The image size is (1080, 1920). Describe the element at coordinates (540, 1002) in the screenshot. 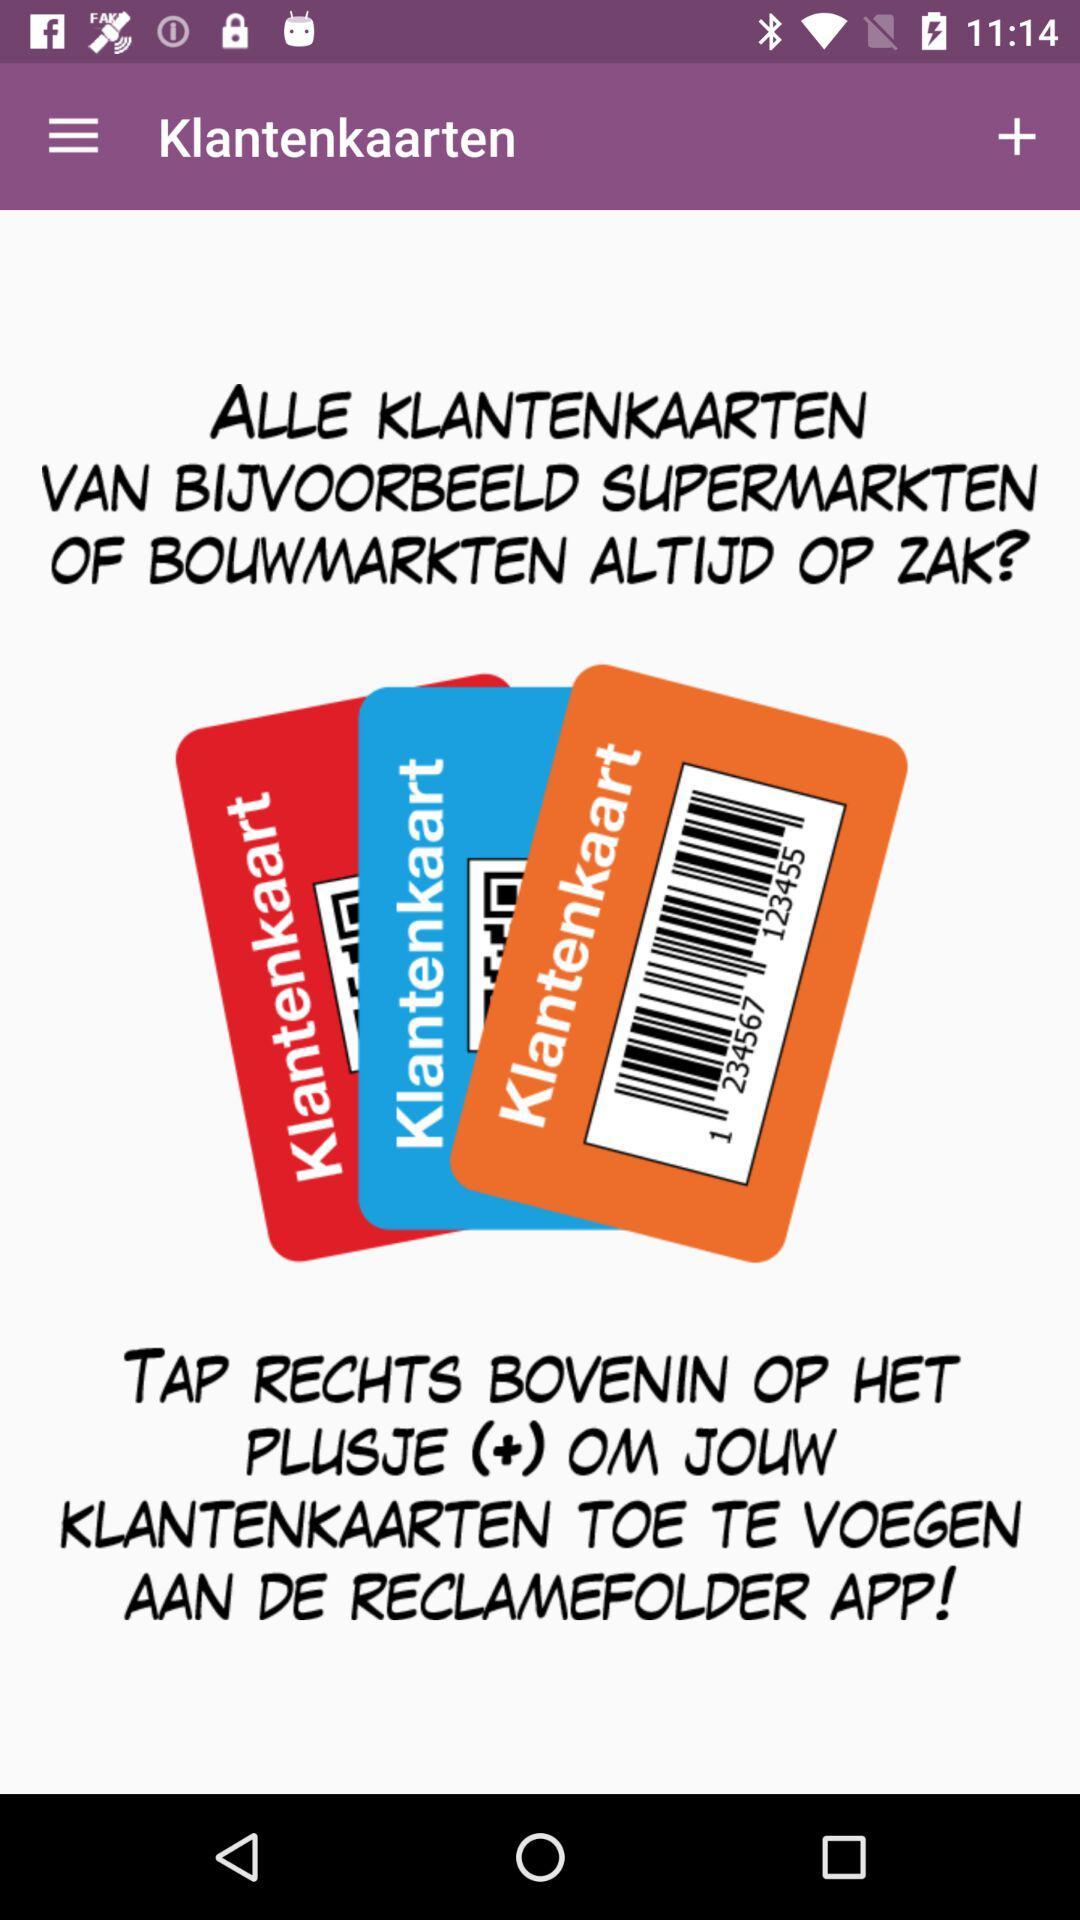

I see `item at the center` at that location.